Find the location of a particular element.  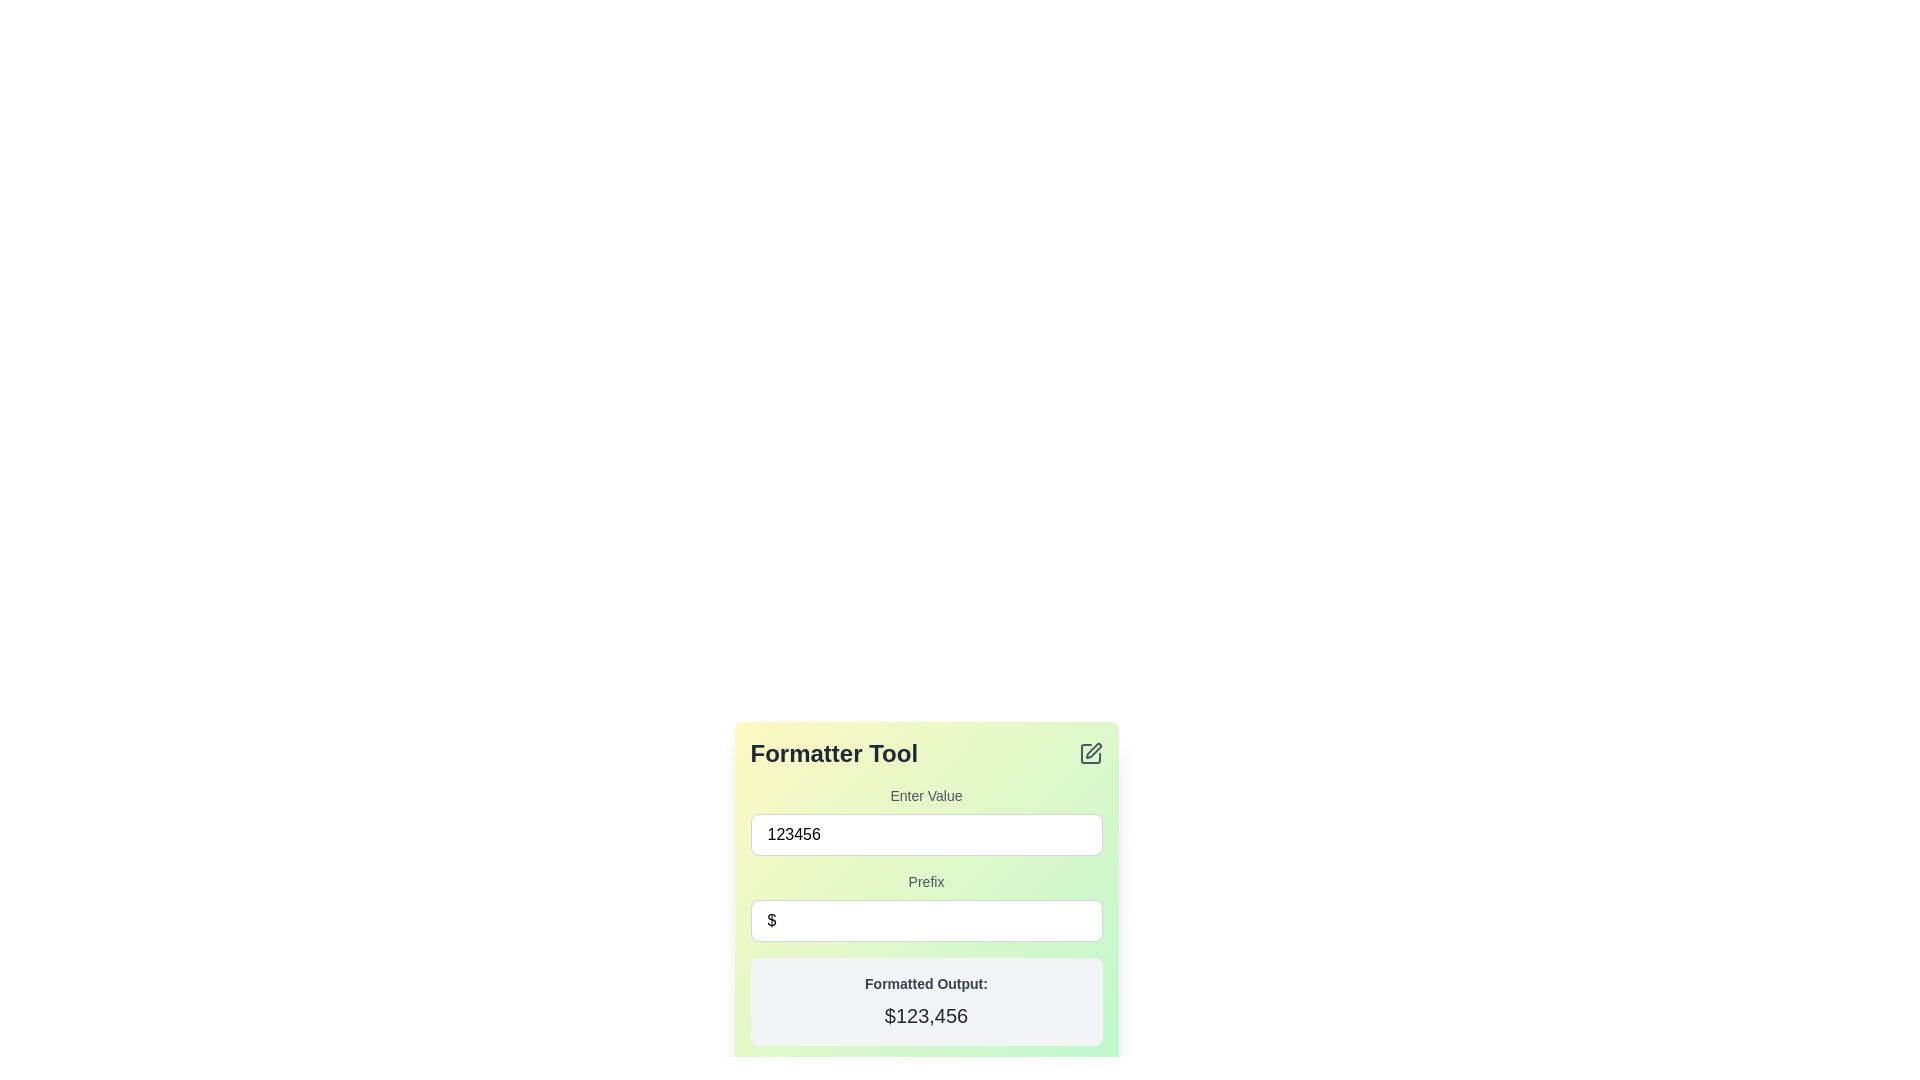

the Text Display element that serves as the title for the surrounding green gradient card, located at the top-left corner of the card is located at coordinates (834, 753).